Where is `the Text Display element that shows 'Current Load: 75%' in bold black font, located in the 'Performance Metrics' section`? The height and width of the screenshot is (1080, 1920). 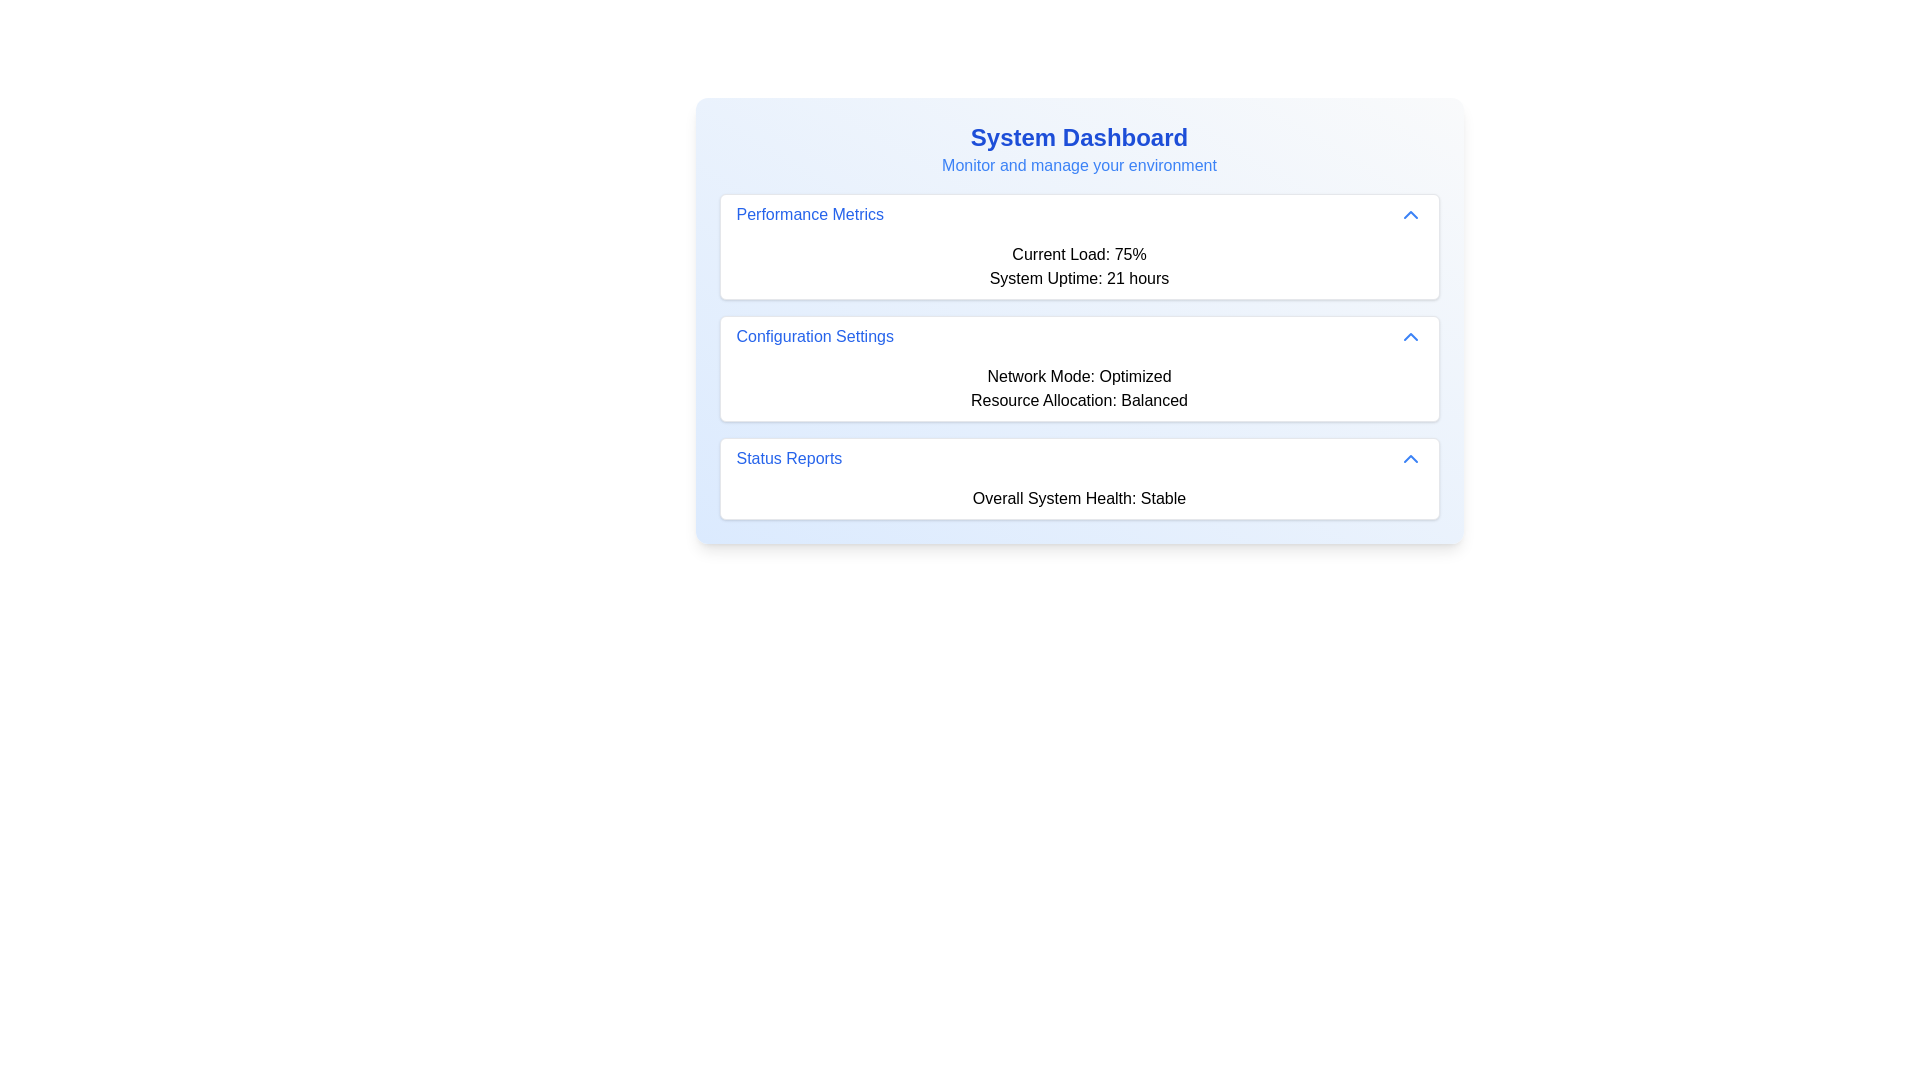
the Text Display element that shows 'Current Load: 75%' in bold black font, located in the 'Performance Metrics' section is located at coordinates (1078, 253).